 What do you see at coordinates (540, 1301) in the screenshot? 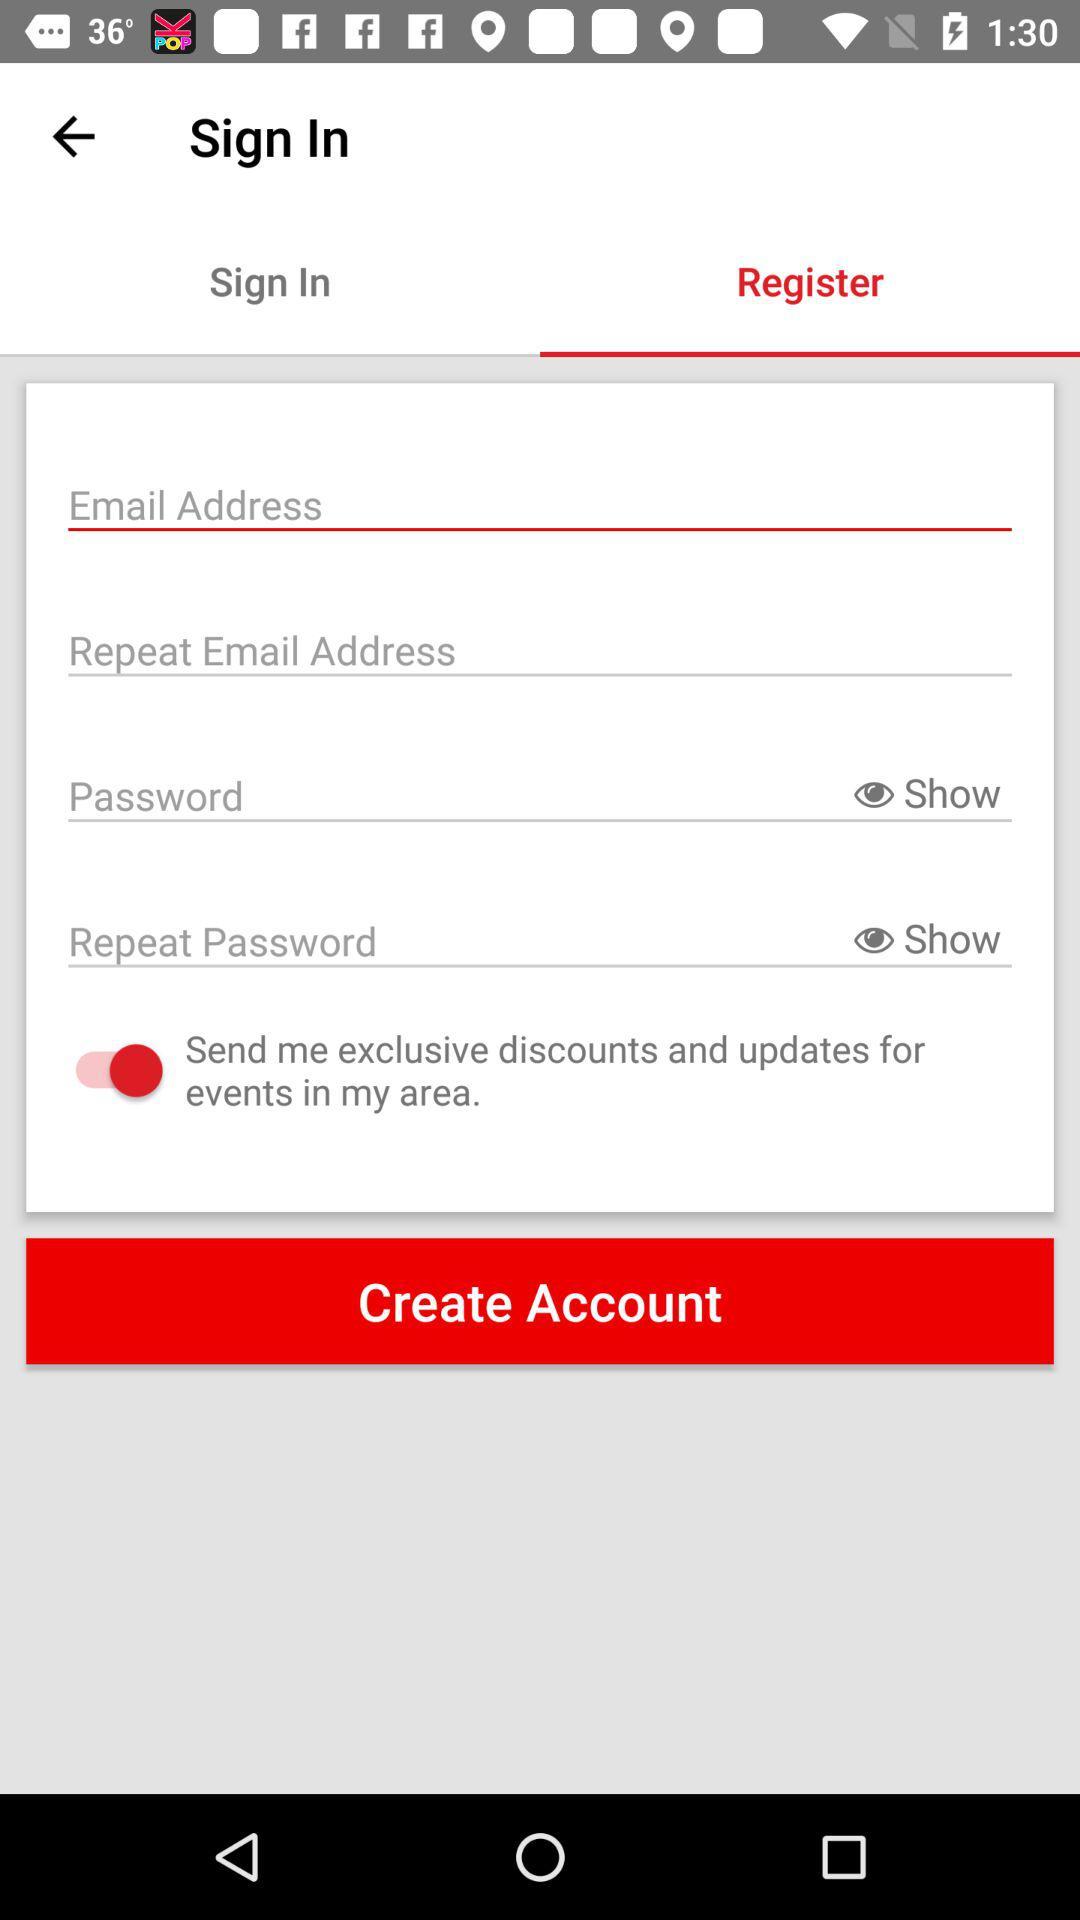
I see `the create account item` at bounding box center [540, 1301].